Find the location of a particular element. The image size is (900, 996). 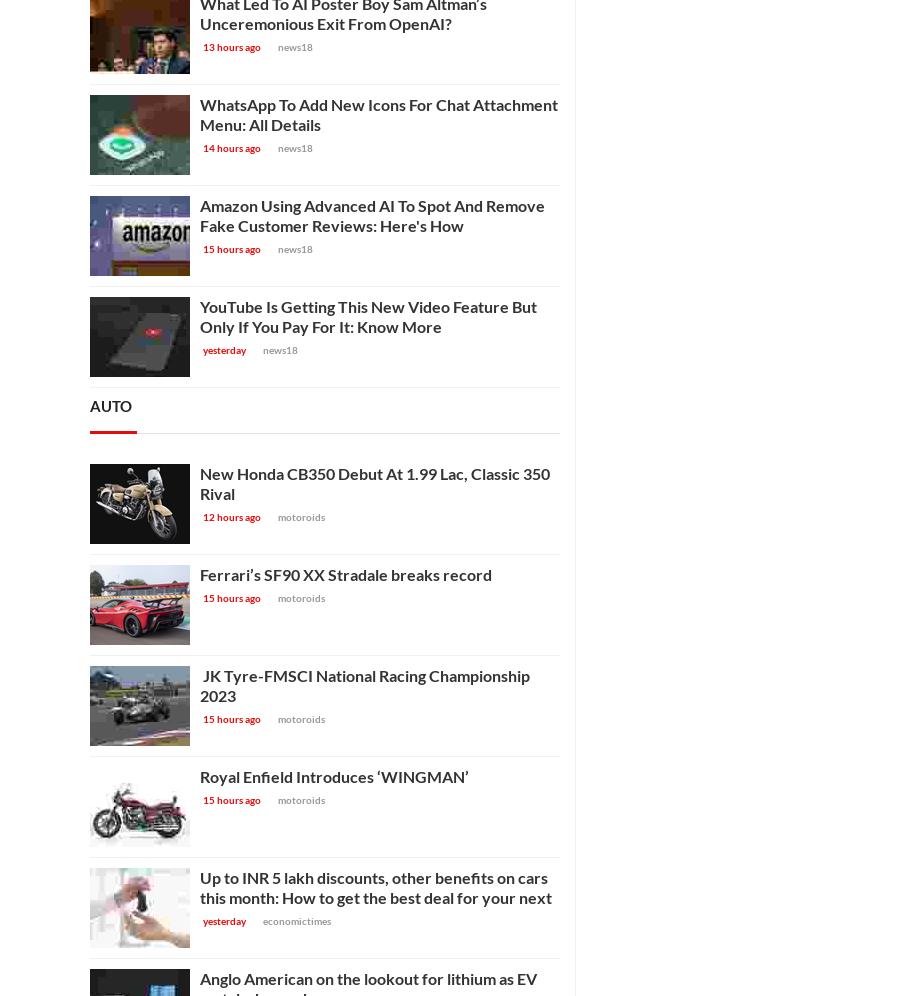

'JK Tyre-FMSCI National Racing Championship 2023' is located at coordinates (199, 684).